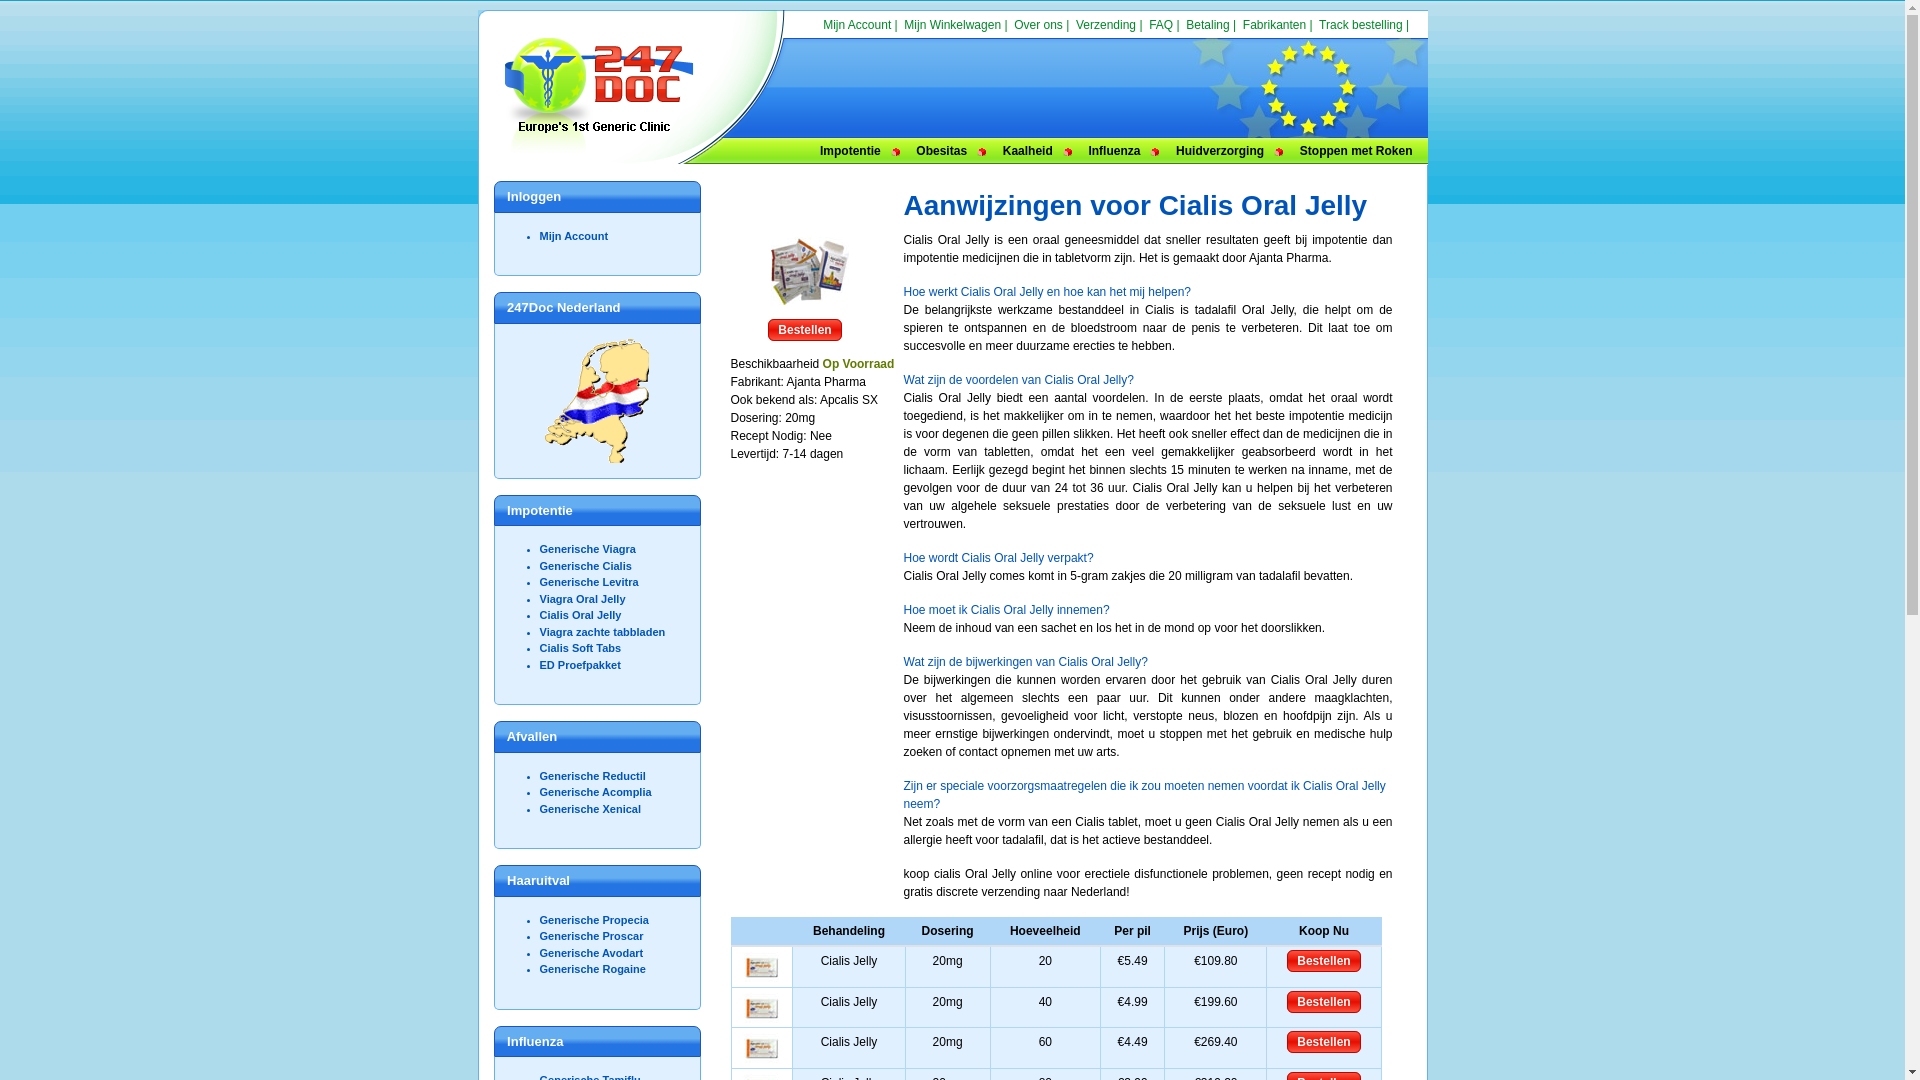 The width and height of the screenshot is (1920, 1080). I want to click on 'Generische Rogaine', so click(592, 967).